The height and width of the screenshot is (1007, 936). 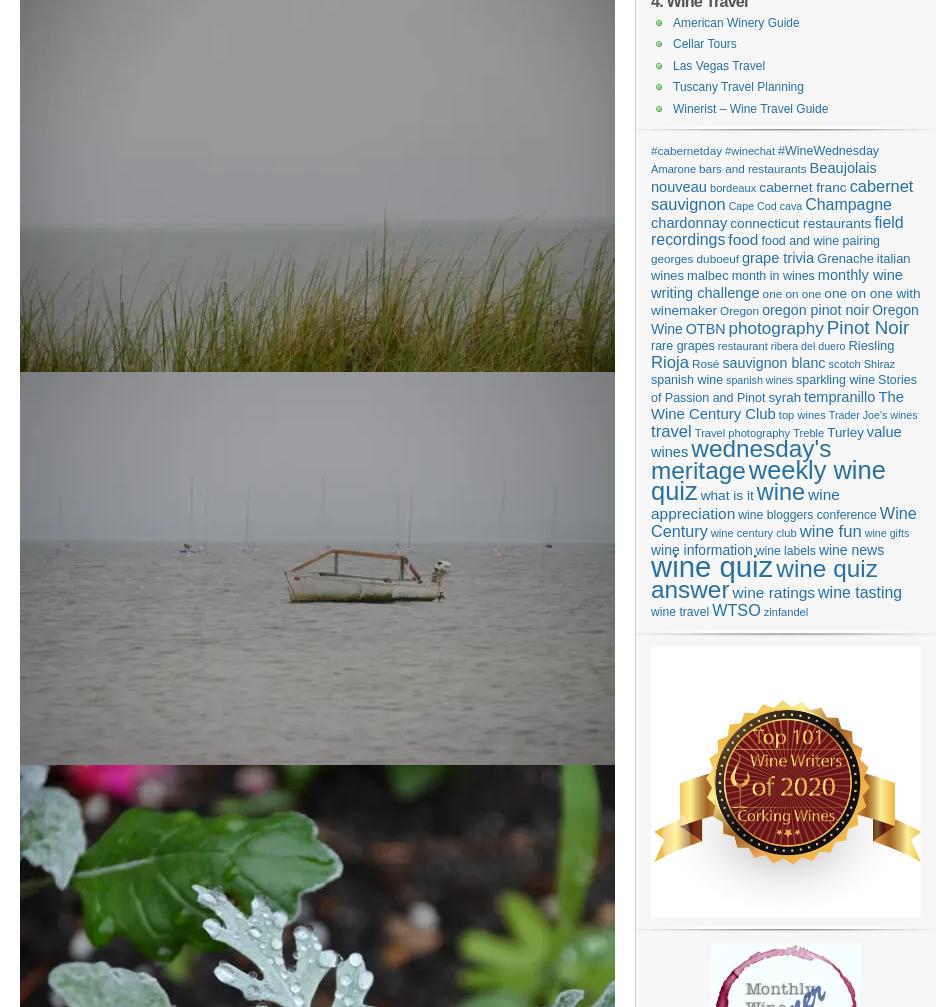 I want to click on 'syrah', so click(x=783, y=396).